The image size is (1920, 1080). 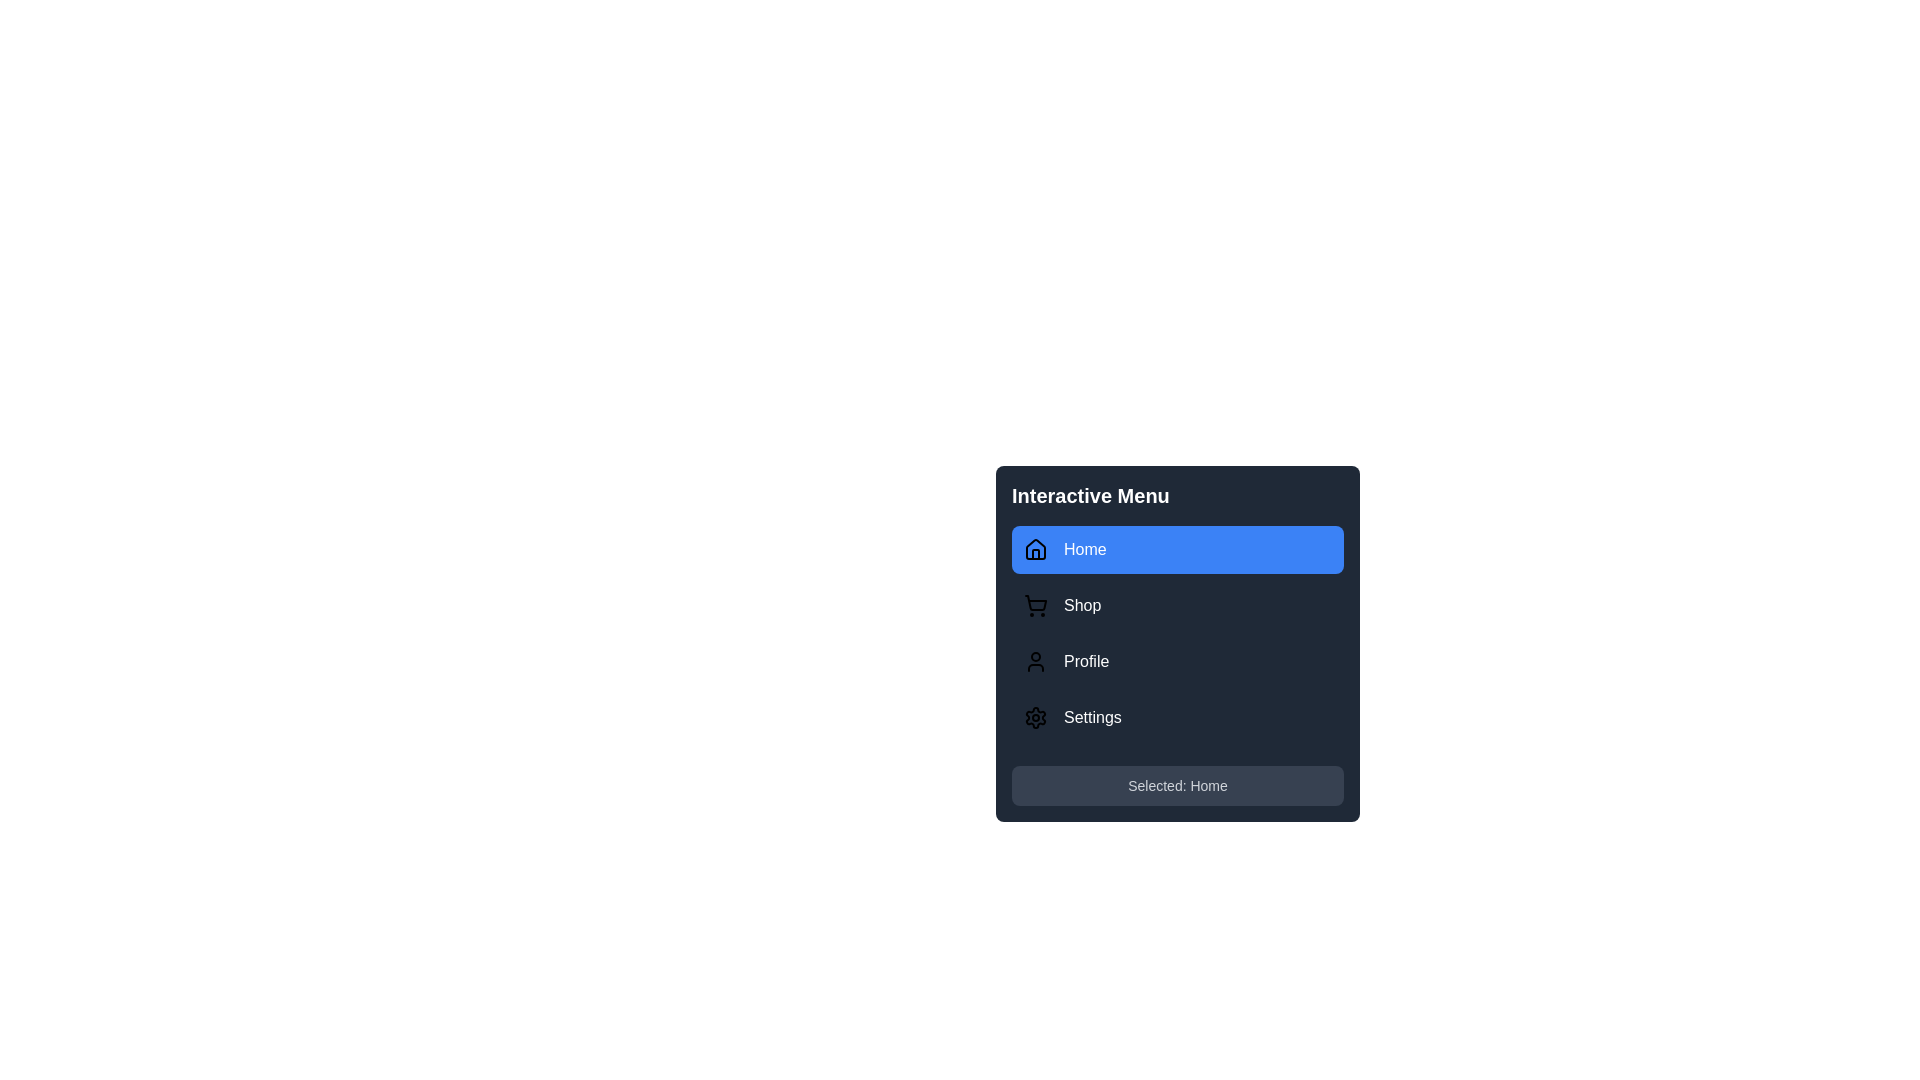 I want to click on the informational label styled in dark gray with the text 'Selected: Home' located at the bottom of the interactive menu component, so click(x=1177, y=785).